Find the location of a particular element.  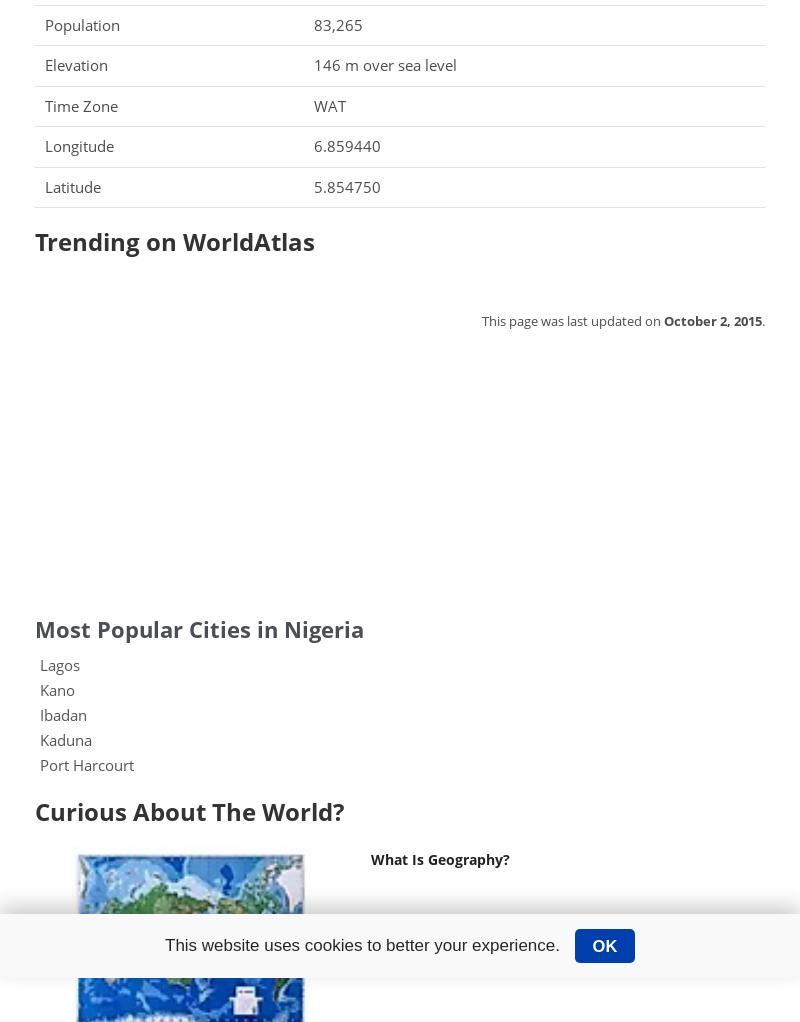

'Most Popular Cities in Nigeria' is located at coordinates (33, 629).